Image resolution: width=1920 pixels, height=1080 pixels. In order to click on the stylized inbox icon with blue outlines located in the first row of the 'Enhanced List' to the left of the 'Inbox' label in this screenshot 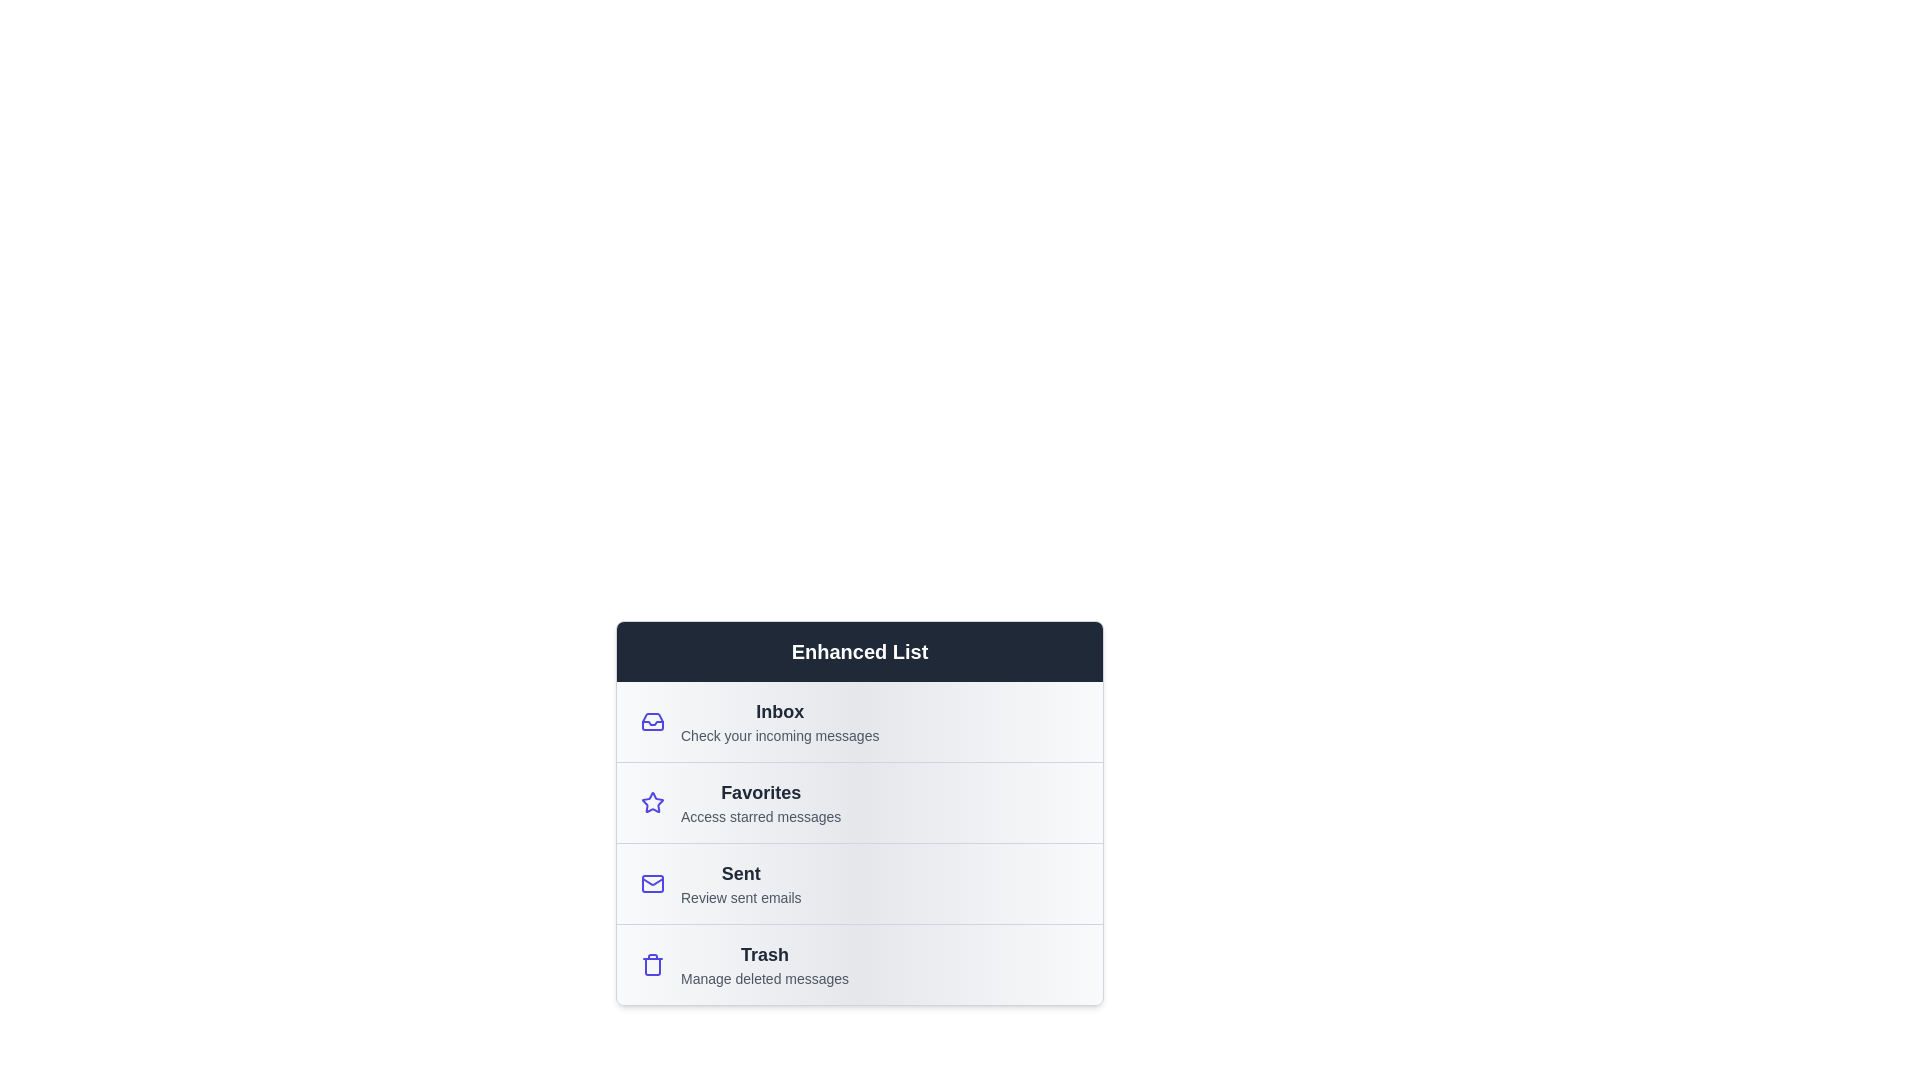, I will do `click(652, 721)`.